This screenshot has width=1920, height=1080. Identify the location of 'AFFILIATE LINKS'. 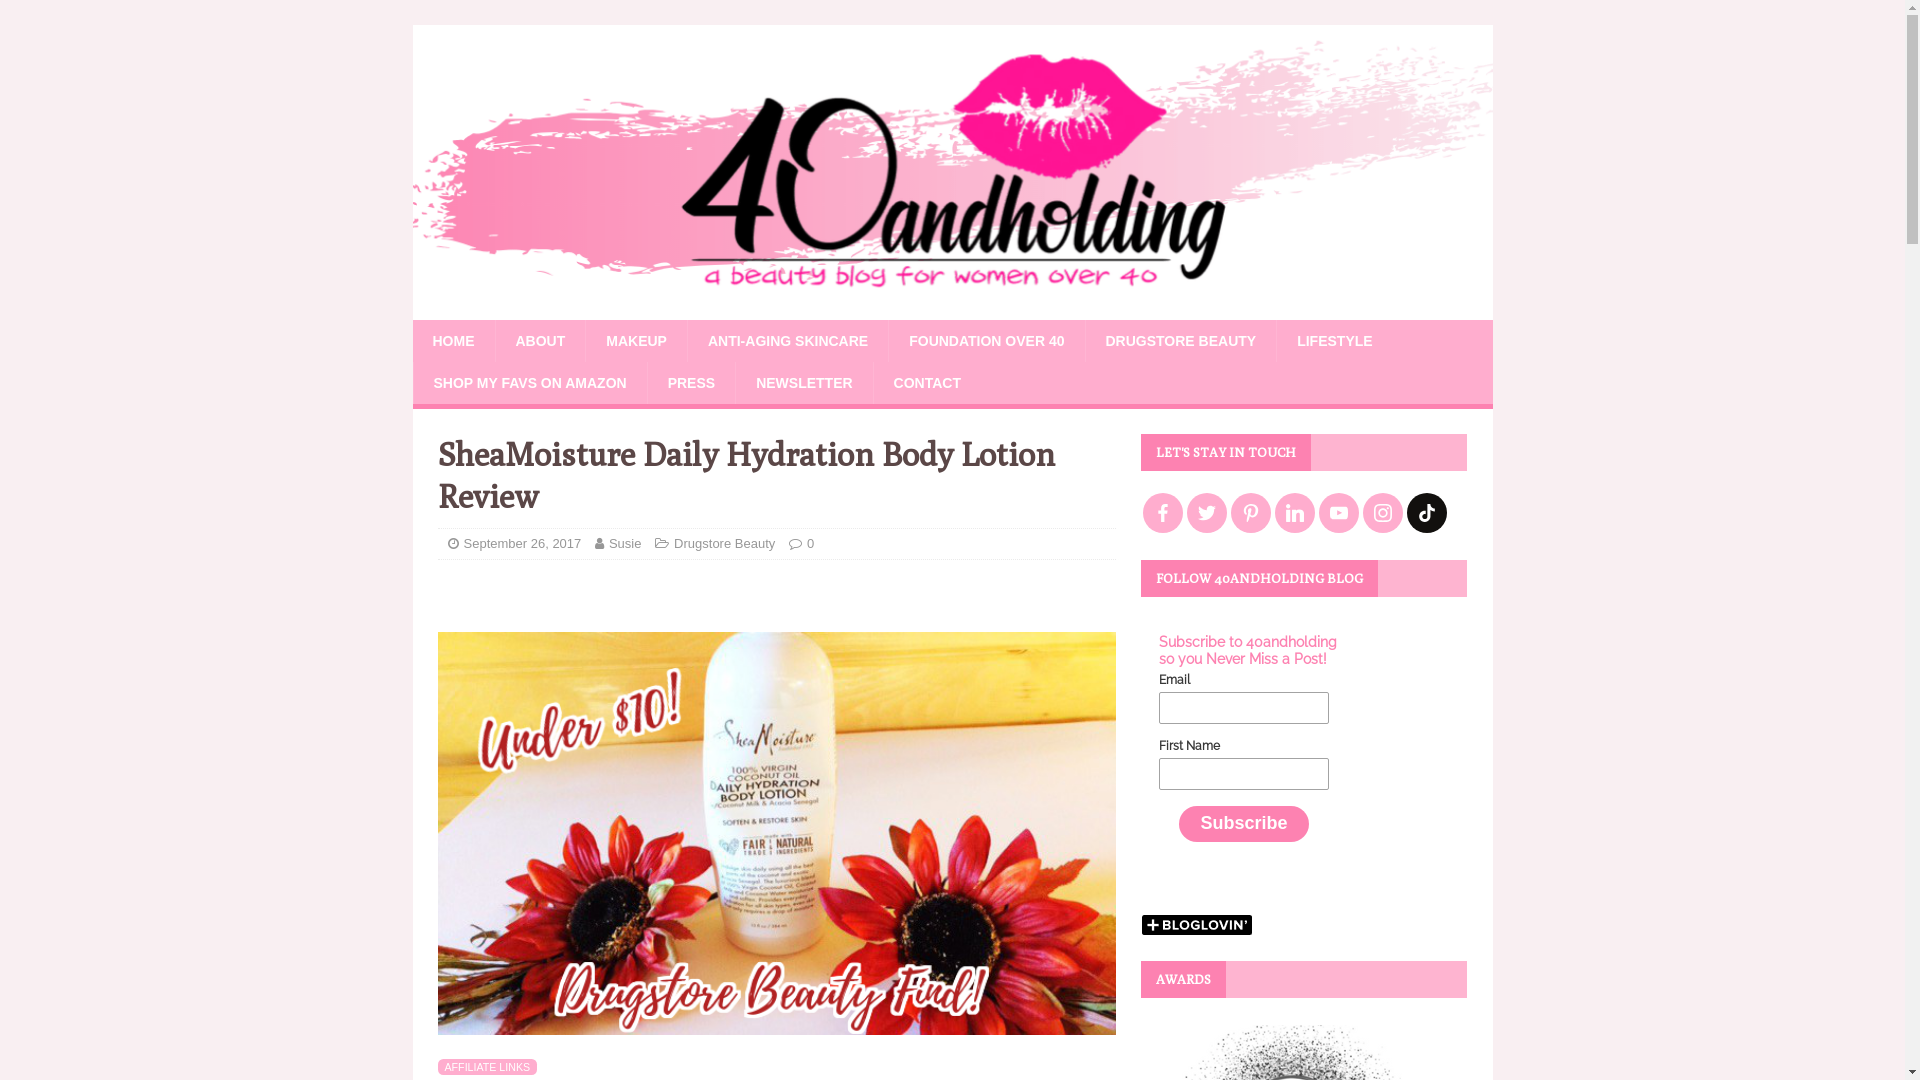
(488, 1066).